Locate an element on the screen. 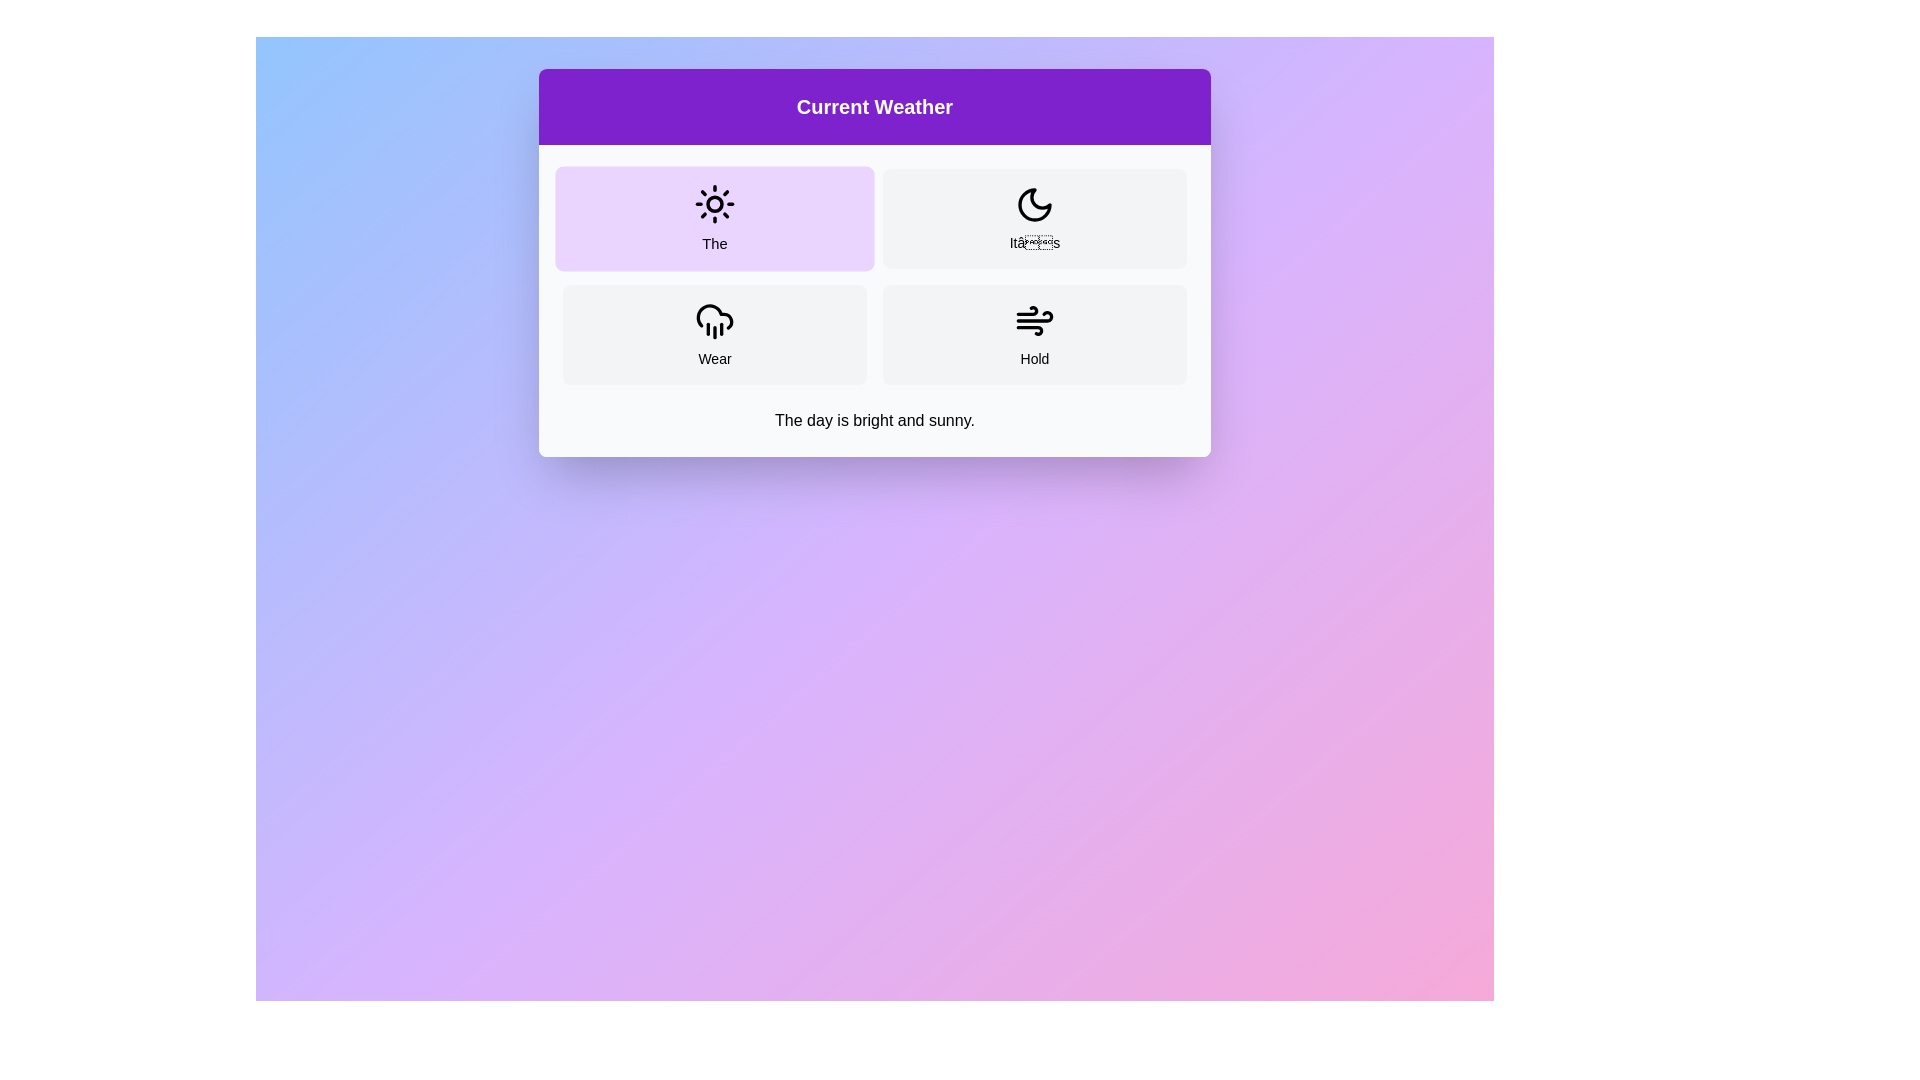  the weather option sunny by clicking on its corresponding area is located at coordinates (715, 219).